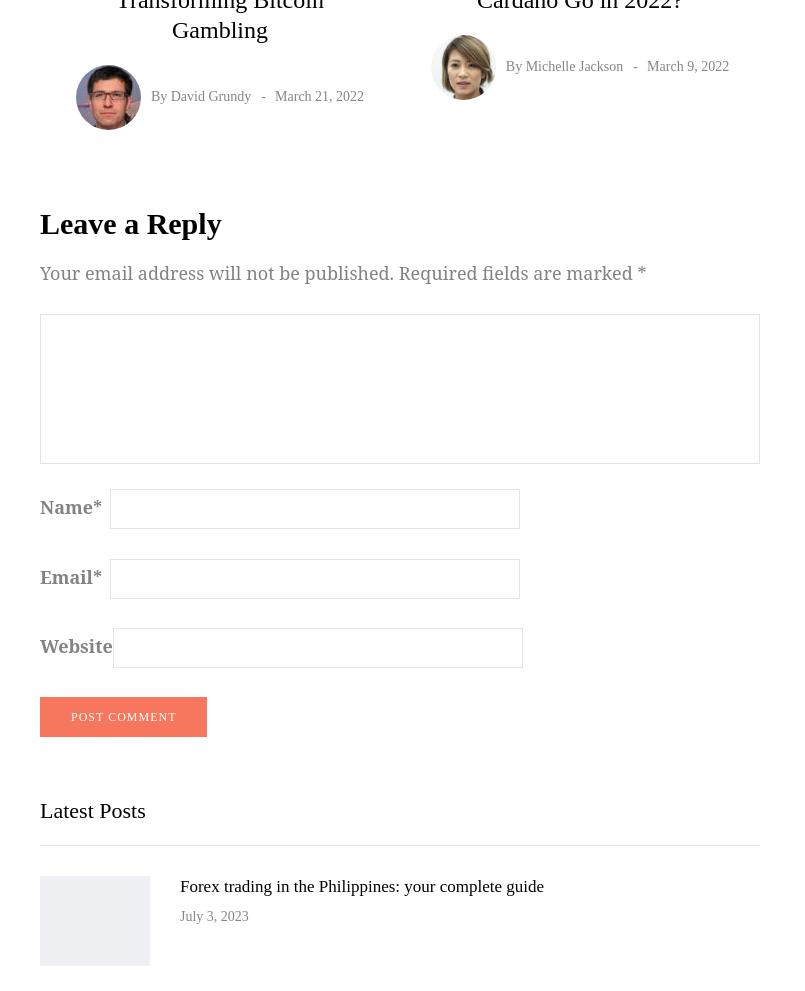 This screenshot has width=805, height=991. What do you see at coordinates (65, 506) in the screenshot?
I see `'Name'` at bounding box center [65, 506].